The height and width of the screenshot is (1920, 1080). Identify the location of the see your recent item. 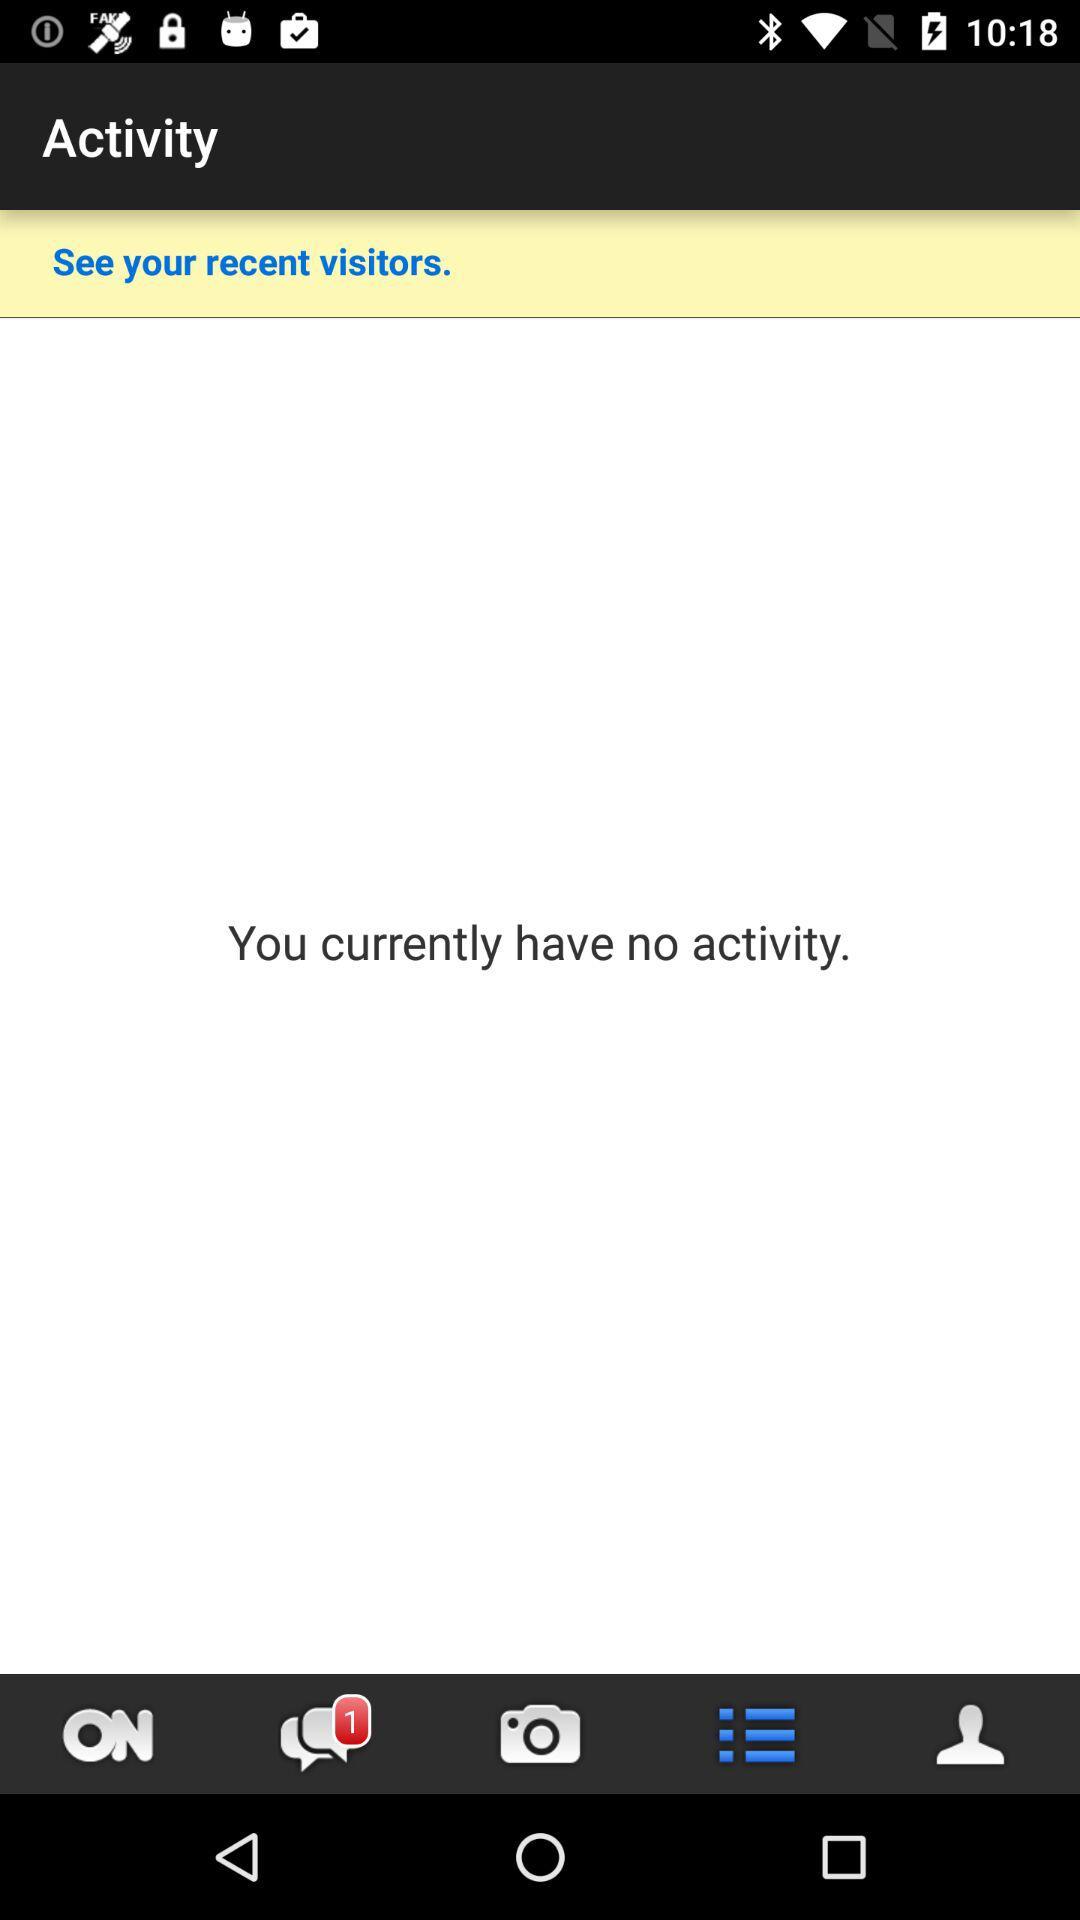
(251, 259).